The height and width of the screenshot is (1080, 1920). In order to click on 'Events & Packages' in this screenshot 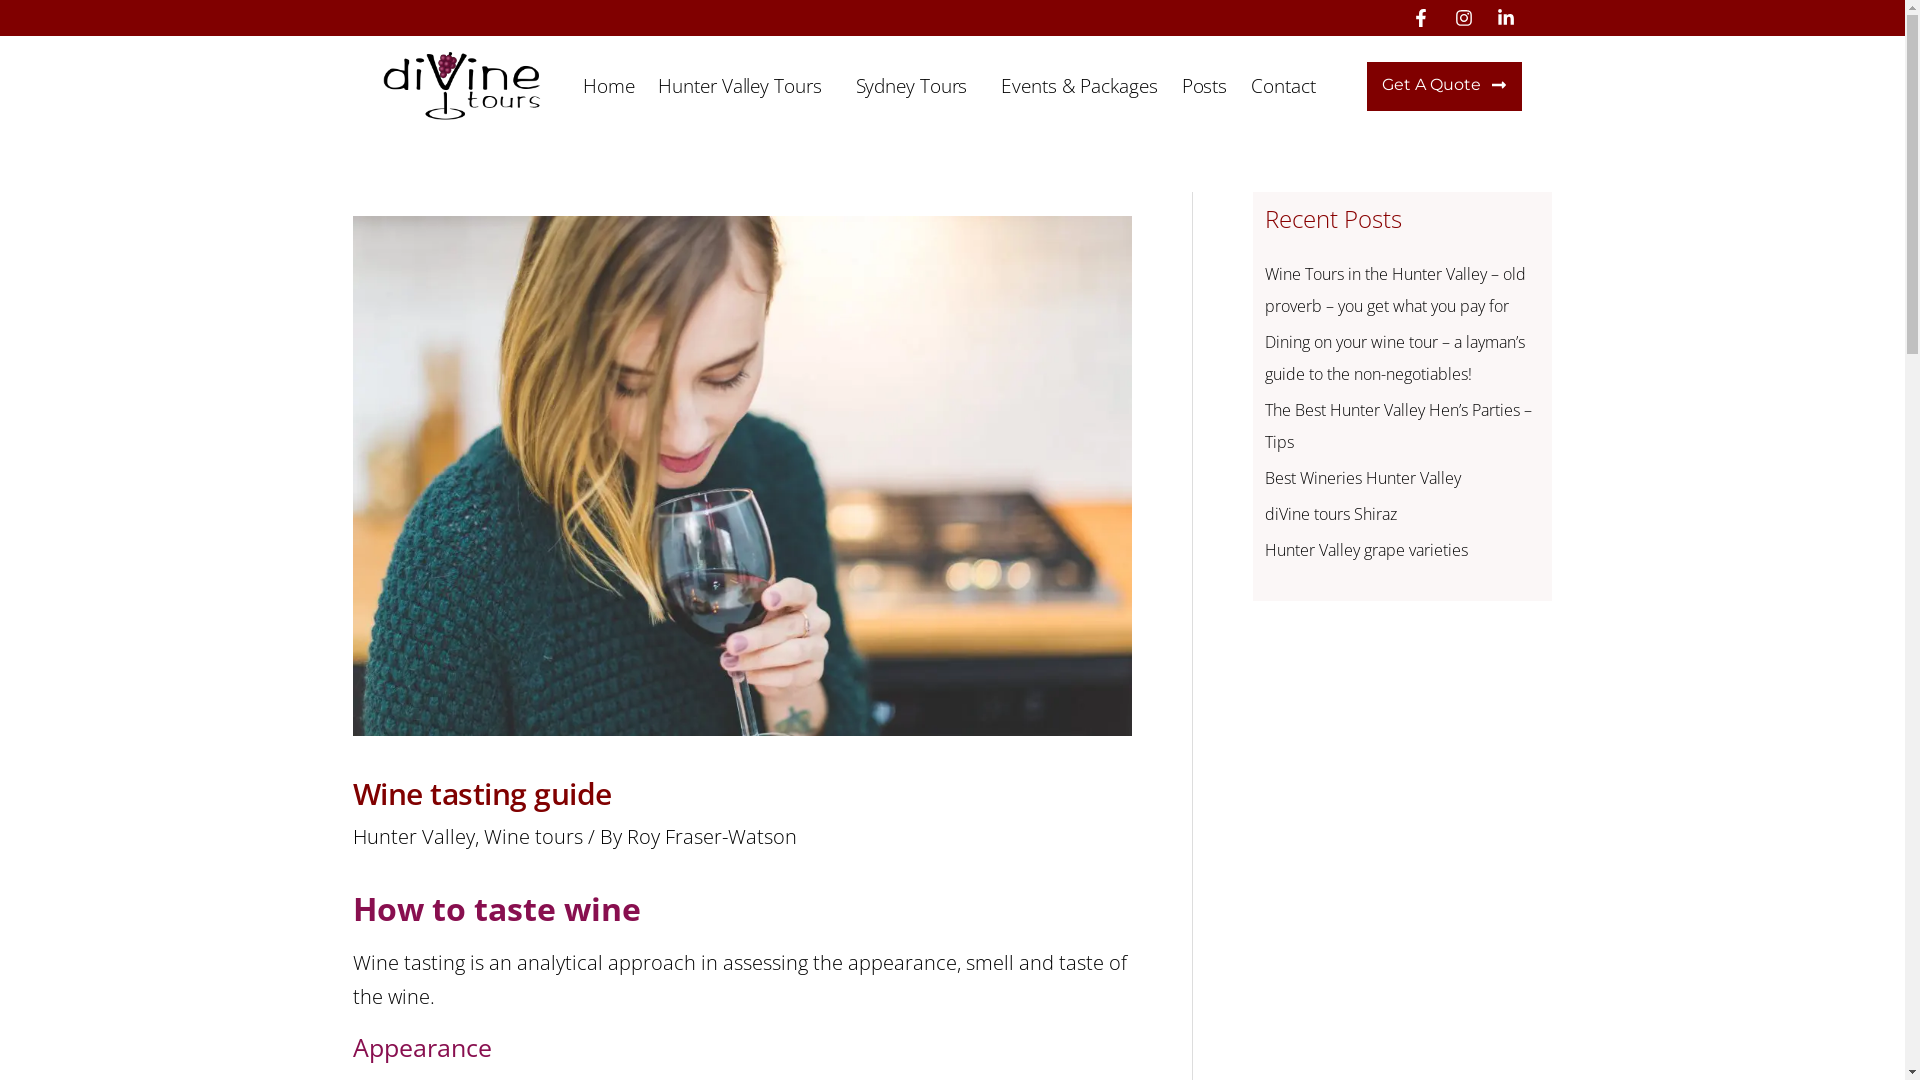, I will do `click(1078, 84)`.